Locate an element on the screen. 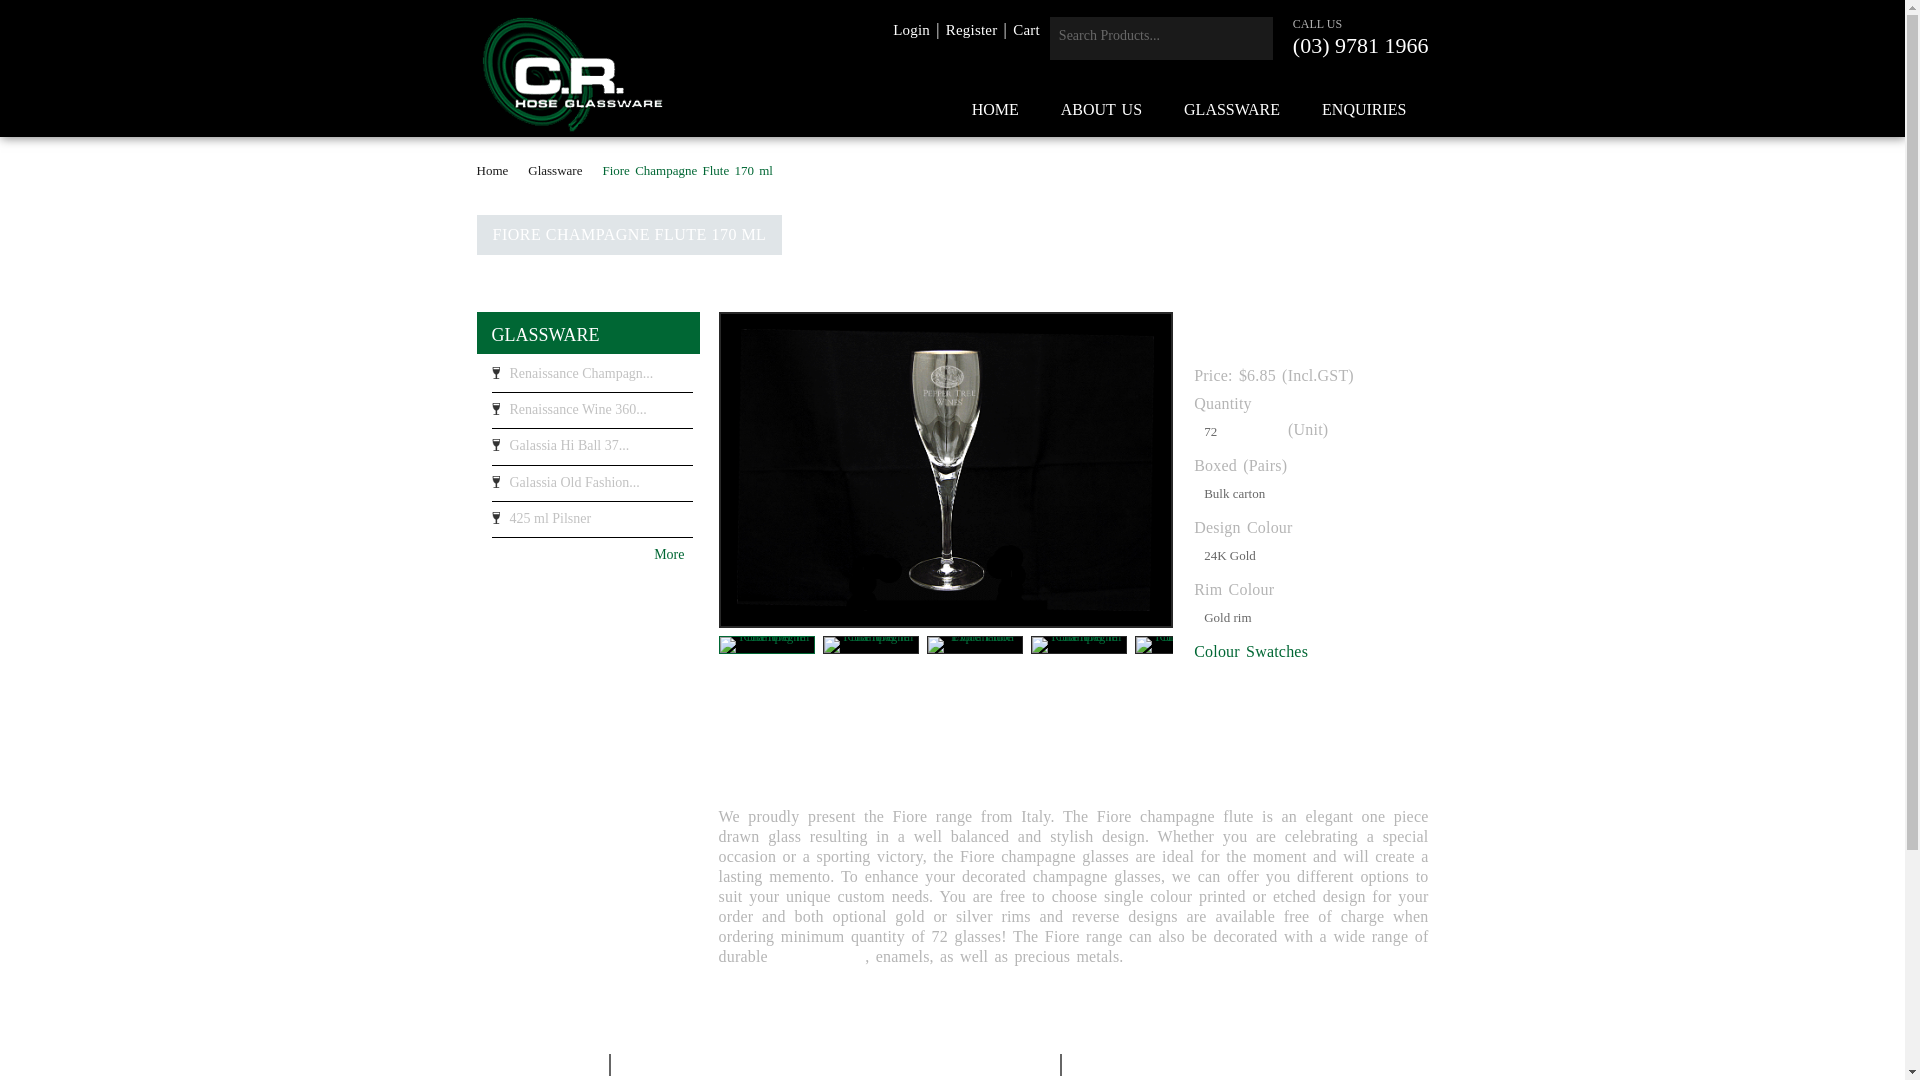 This screenshot has height=1080, width=1920. 'Colour Swatches' is located at coordinates (1250, 651).